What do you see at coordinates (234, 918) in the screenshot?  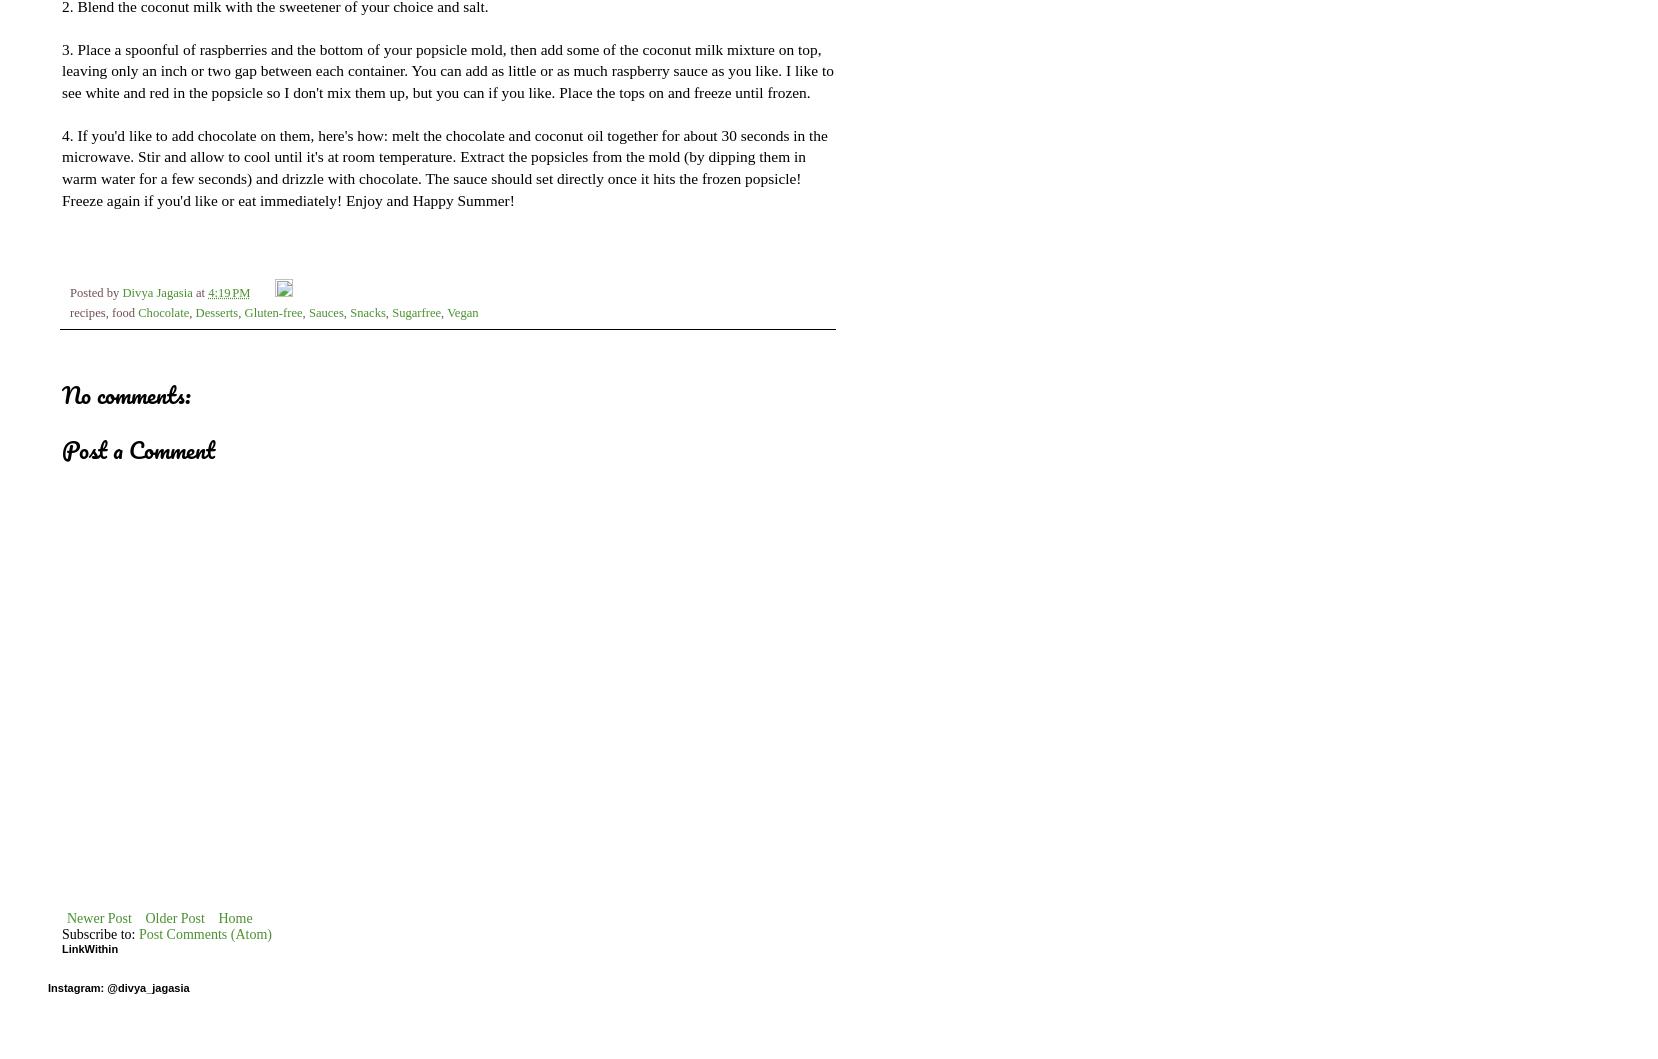 I see `'Home'` at bounding box center [234, 918].